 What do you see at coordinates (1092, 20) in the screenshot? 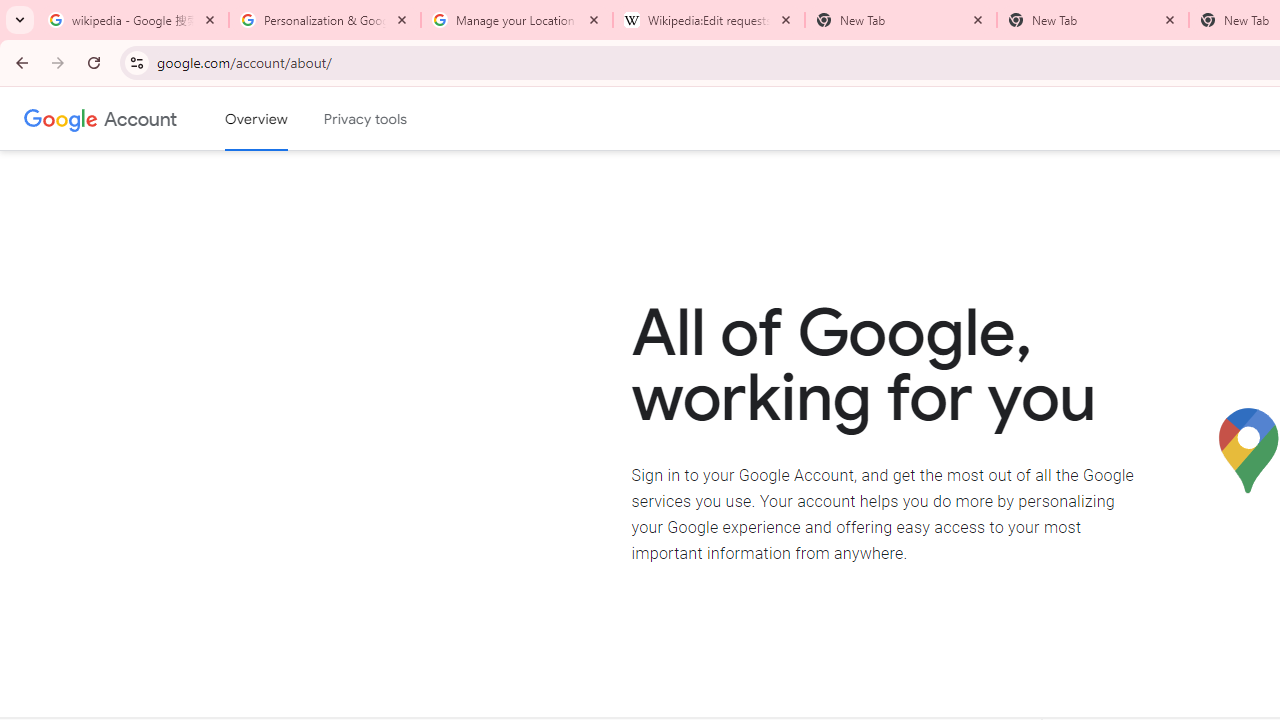
I see `'New Tab'` at bounding box center [1092, 20].